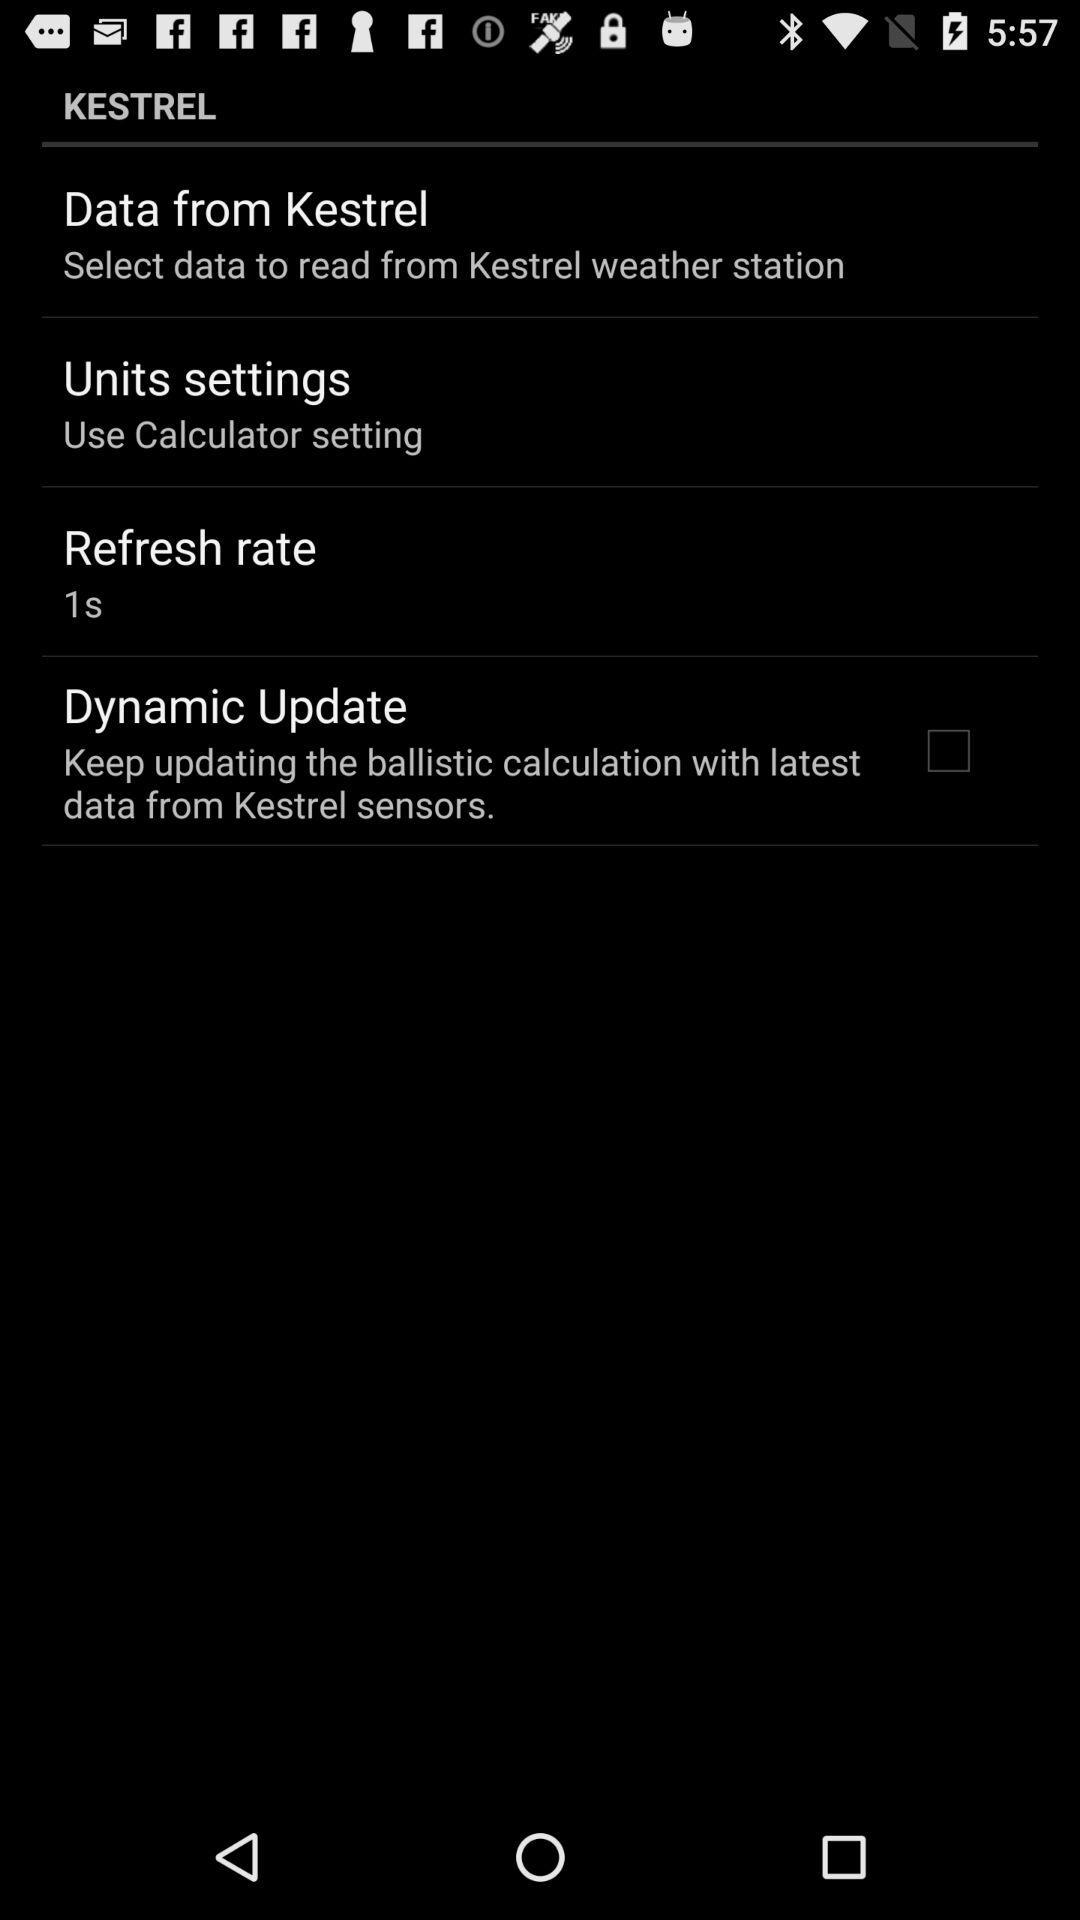 The width and height of the screenshot is (1080, 1920). What do you see at coordinates (463, 781) in the screenshot?
I see `the keep updating the app` at bounding box center [463, 781].